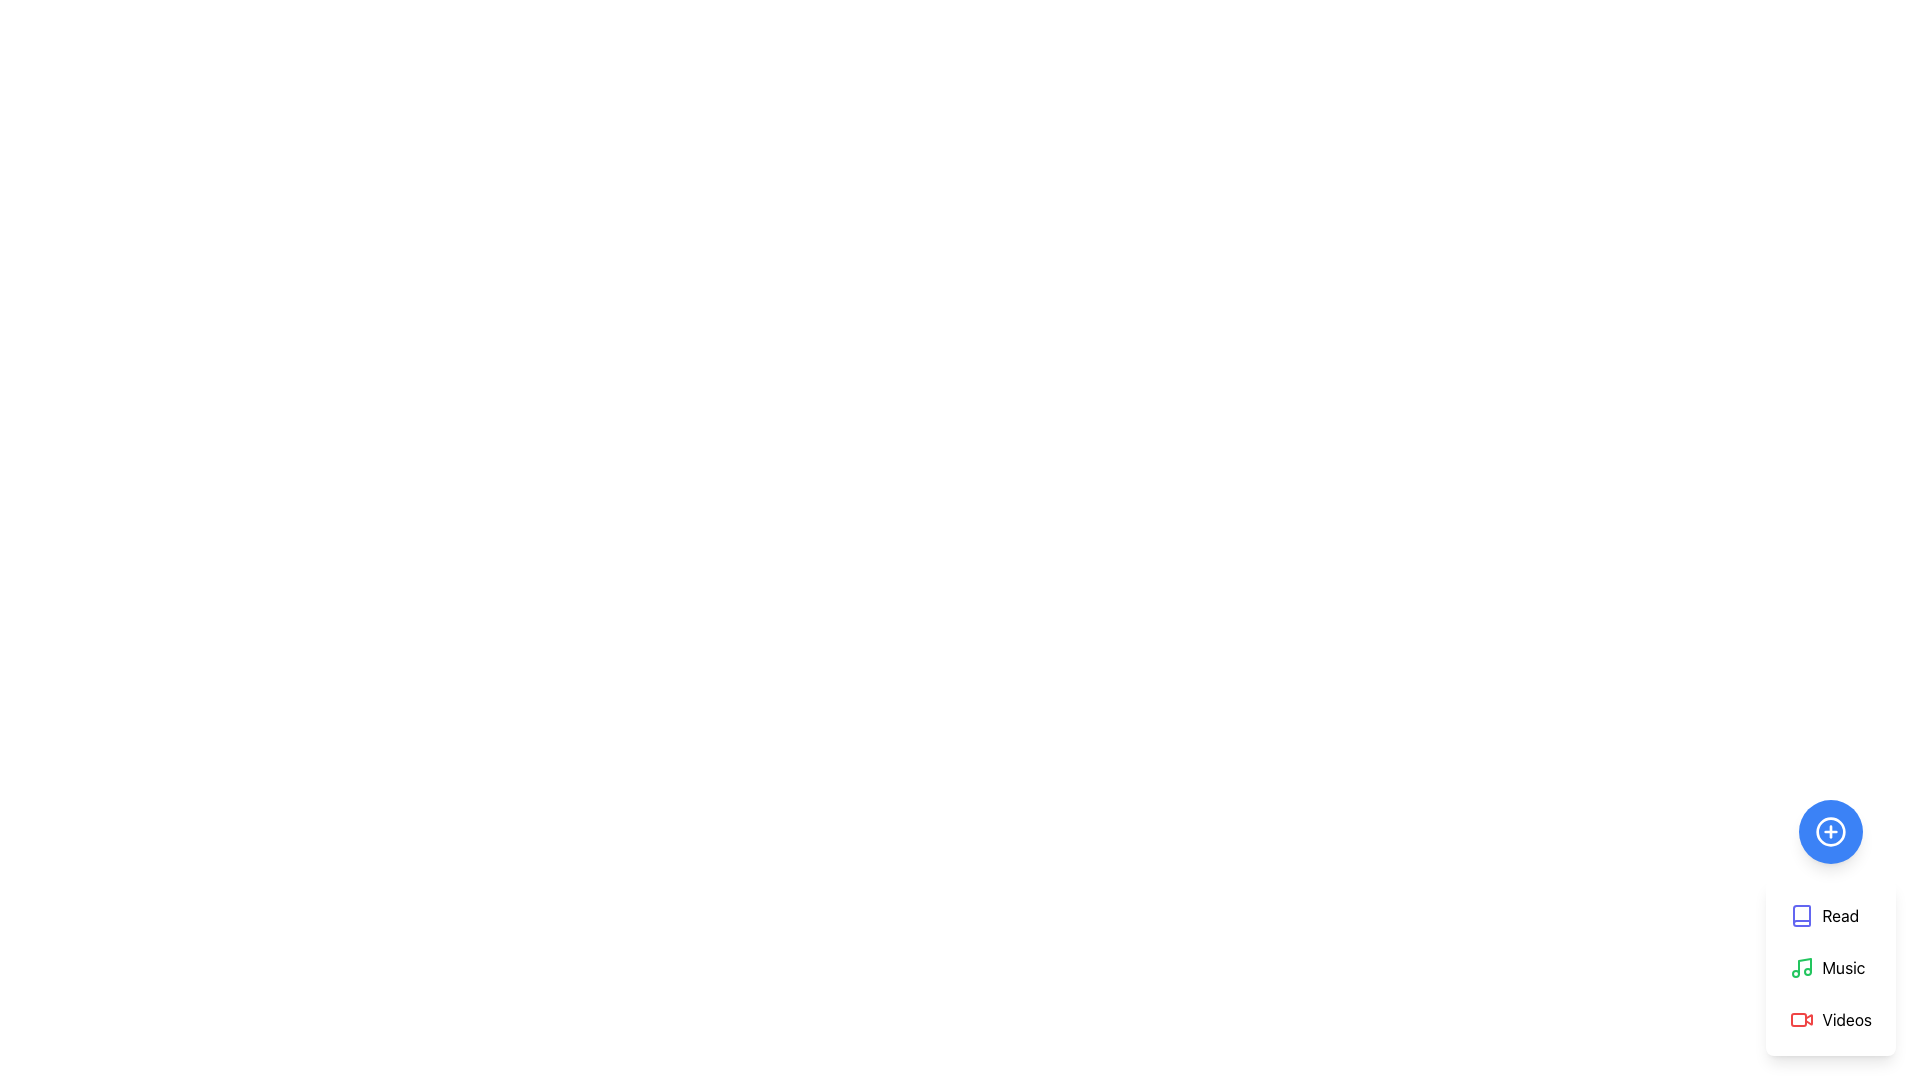 The image size is (1920, 1080). Describe the element at coordinates (1805, 965) in the screenshot. I see `the vertical black line within the music-related SVG icon, which is centered horizontally between the two circular elements` at that location.